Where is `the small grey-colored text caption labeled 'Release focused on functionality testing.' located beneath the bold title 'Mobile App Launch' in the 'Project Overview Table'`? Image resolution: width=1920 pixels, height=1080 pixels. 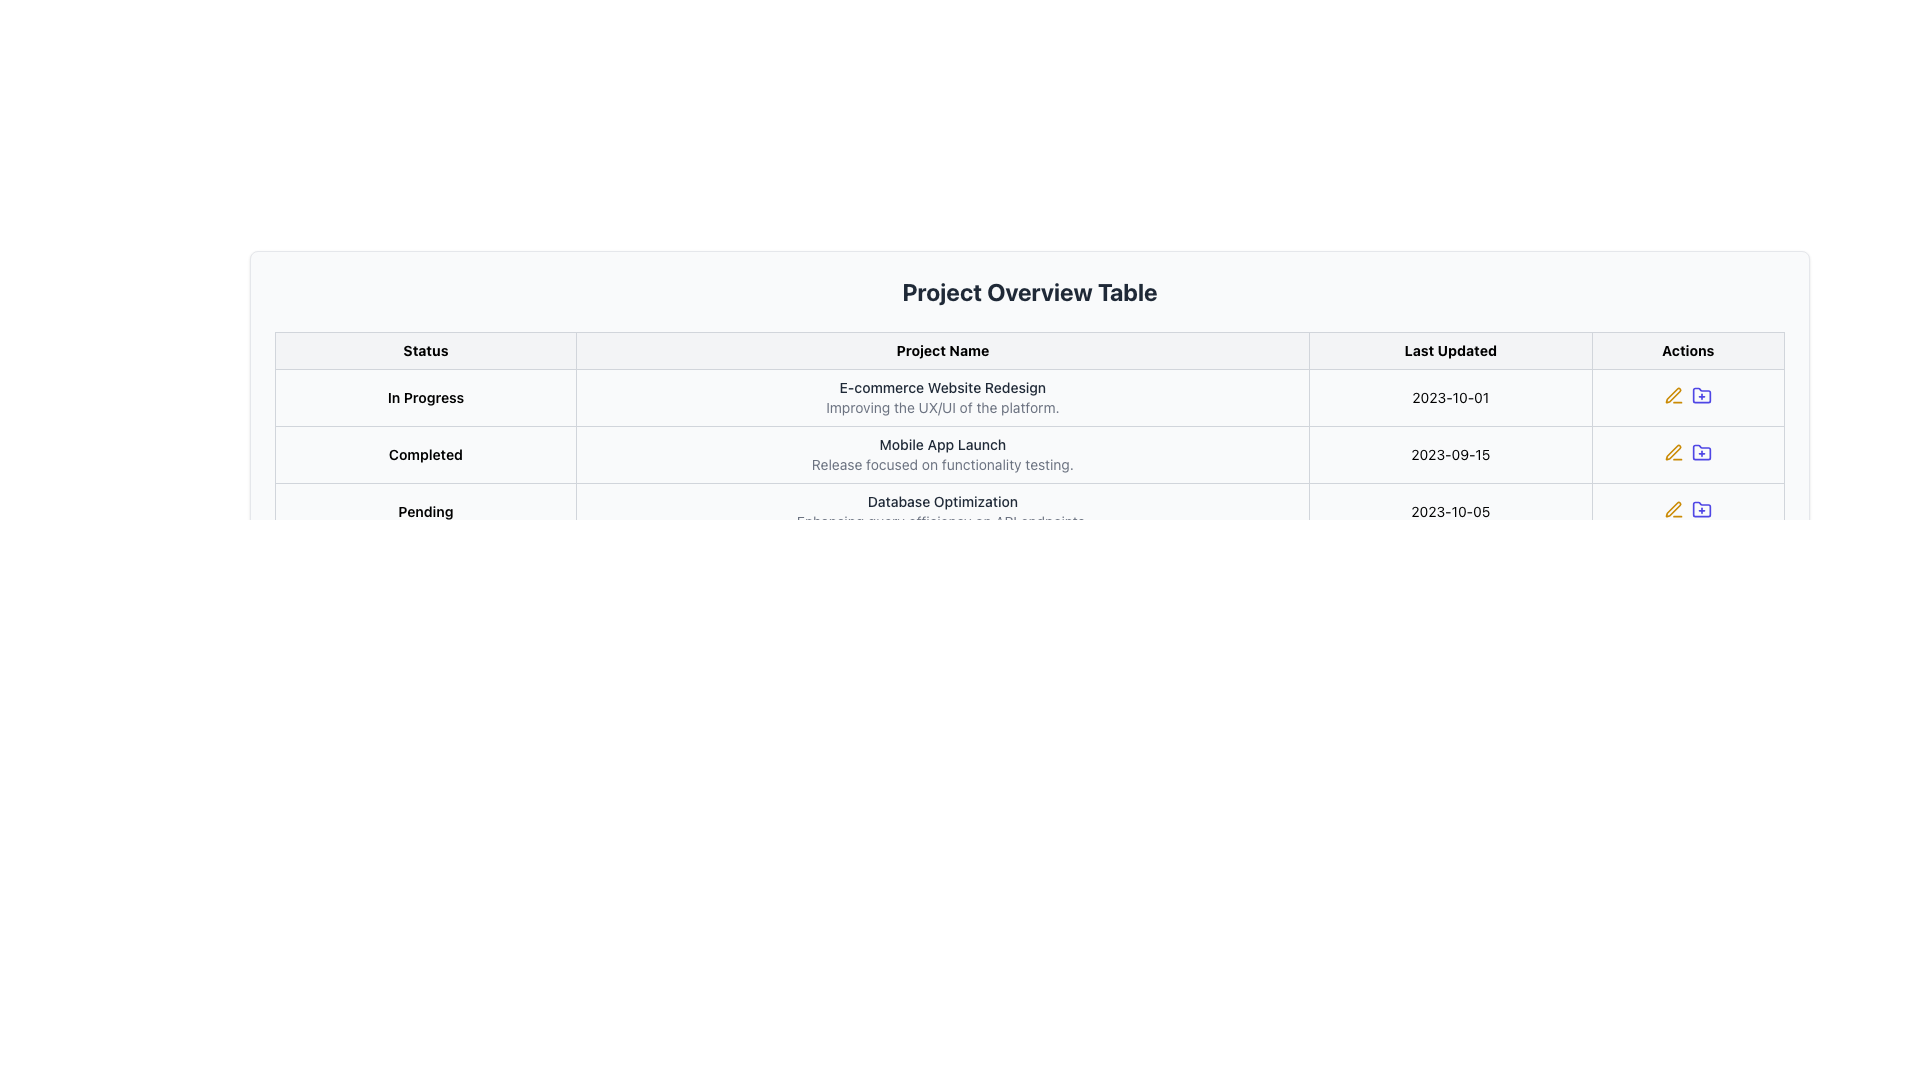
the small grey-colored text caption labeled 'Release focused on functionality testing.' located beneath the bold title 'Mobile App Launch' in the 'Project Overview Table' is located at coordinates (941, 465).